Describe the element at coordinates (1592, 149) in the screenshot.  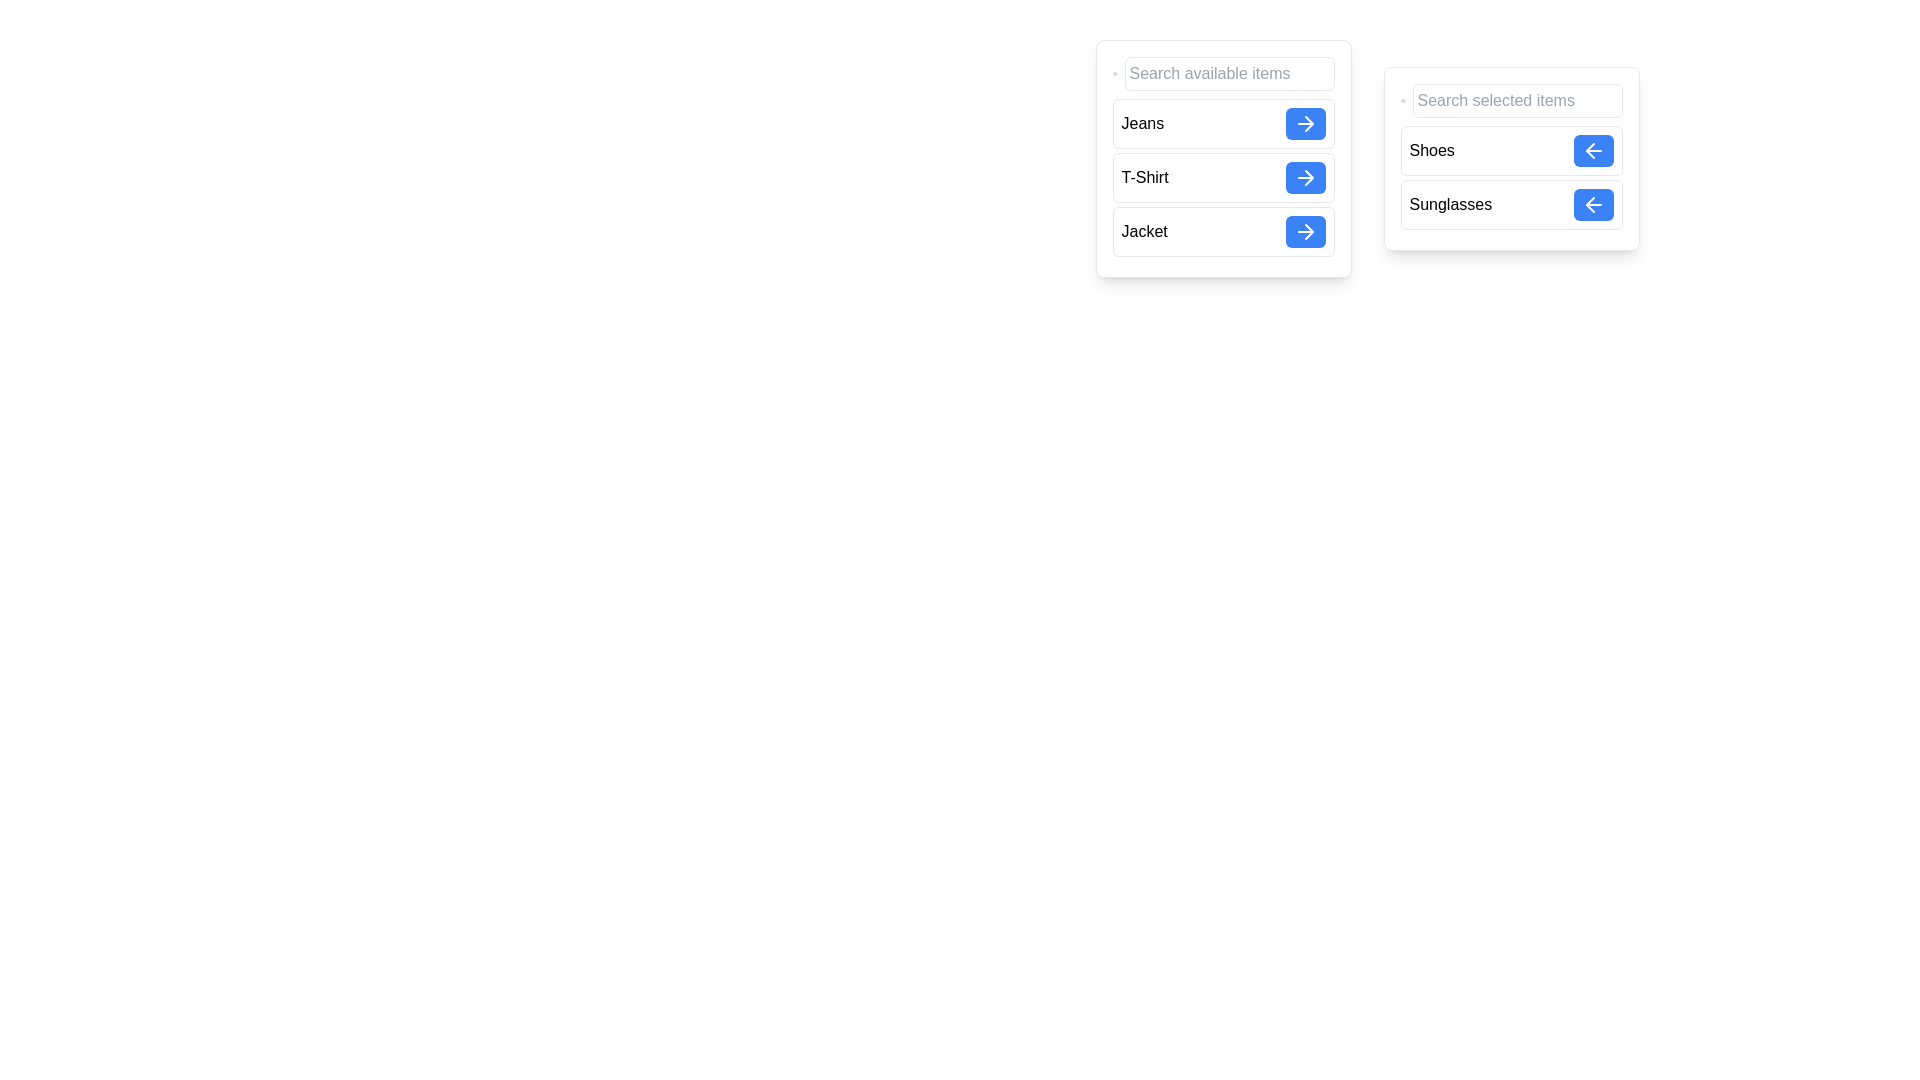
I see `the SVG Icon button located in the right panel under the 'Search selected items' section, next to the text 'Shoes'` at that location.